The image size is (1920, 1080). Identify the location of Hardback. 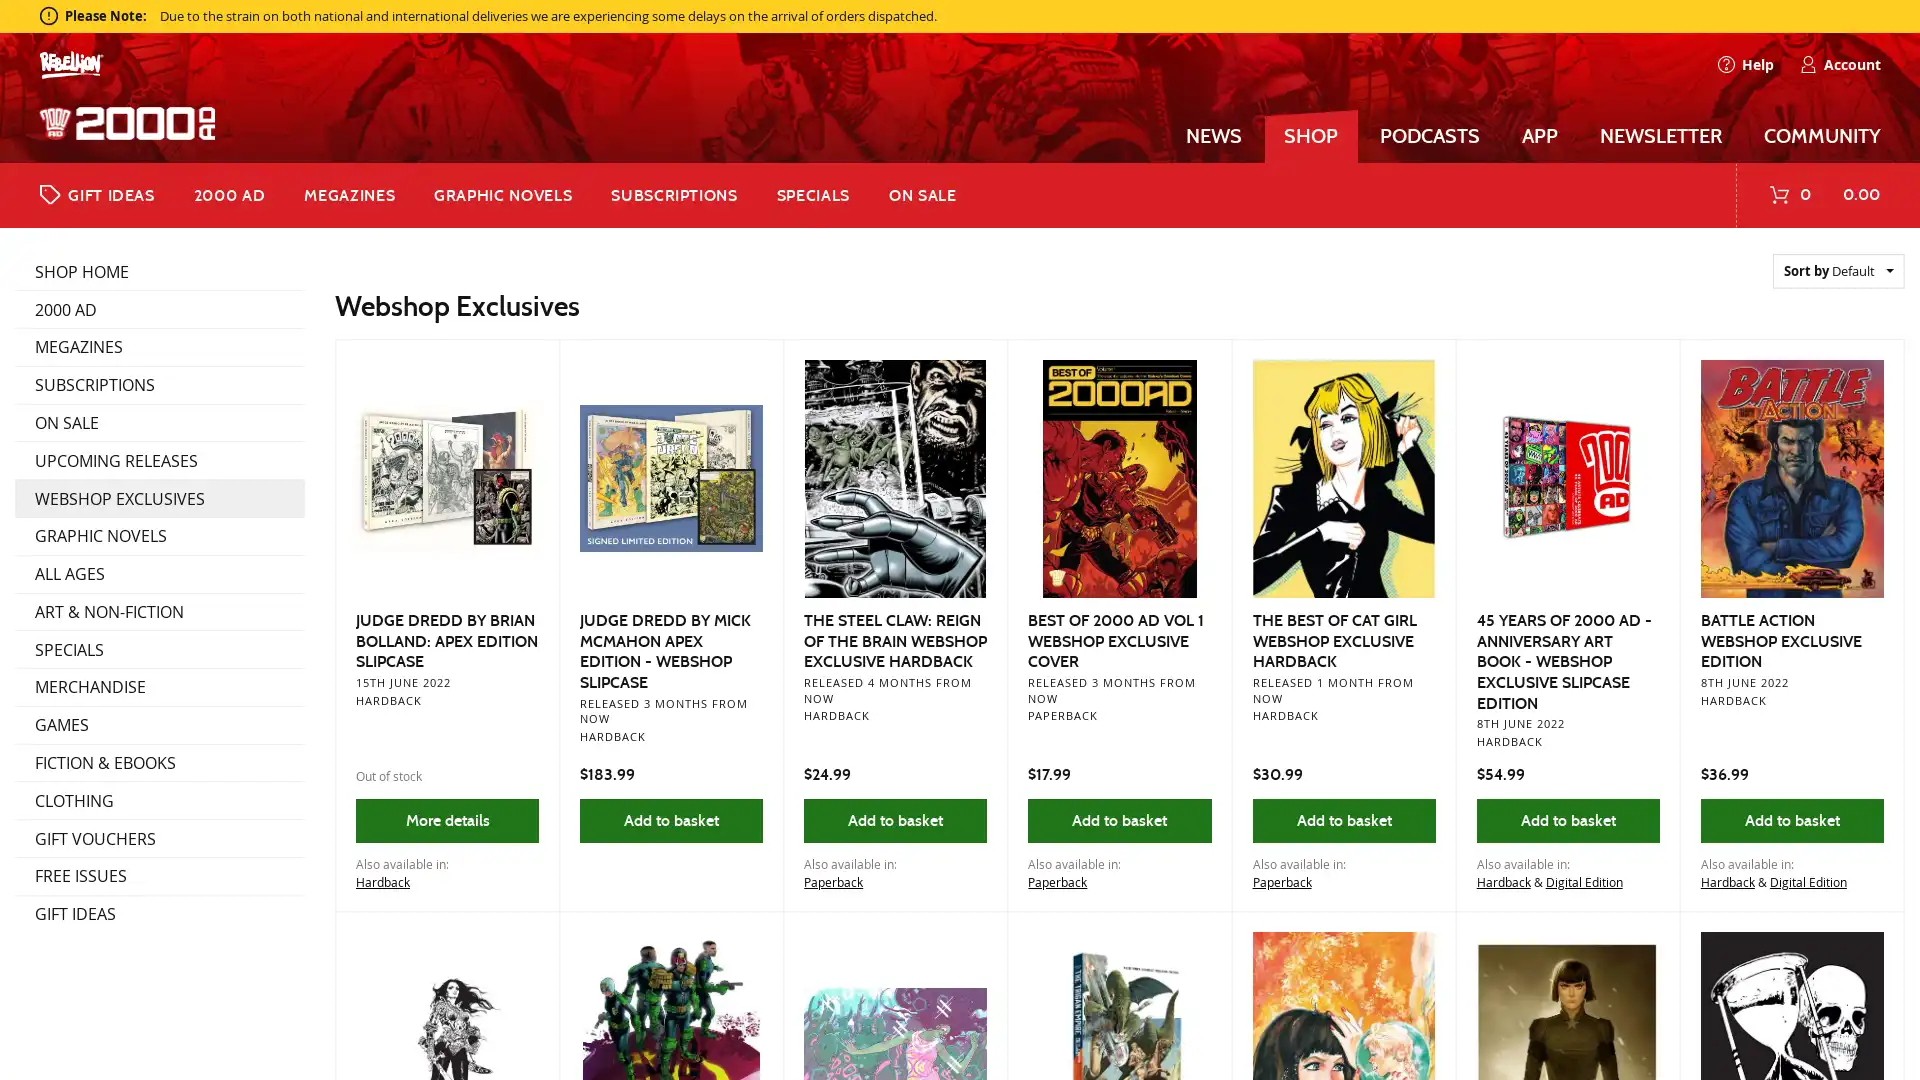
(382, 881).